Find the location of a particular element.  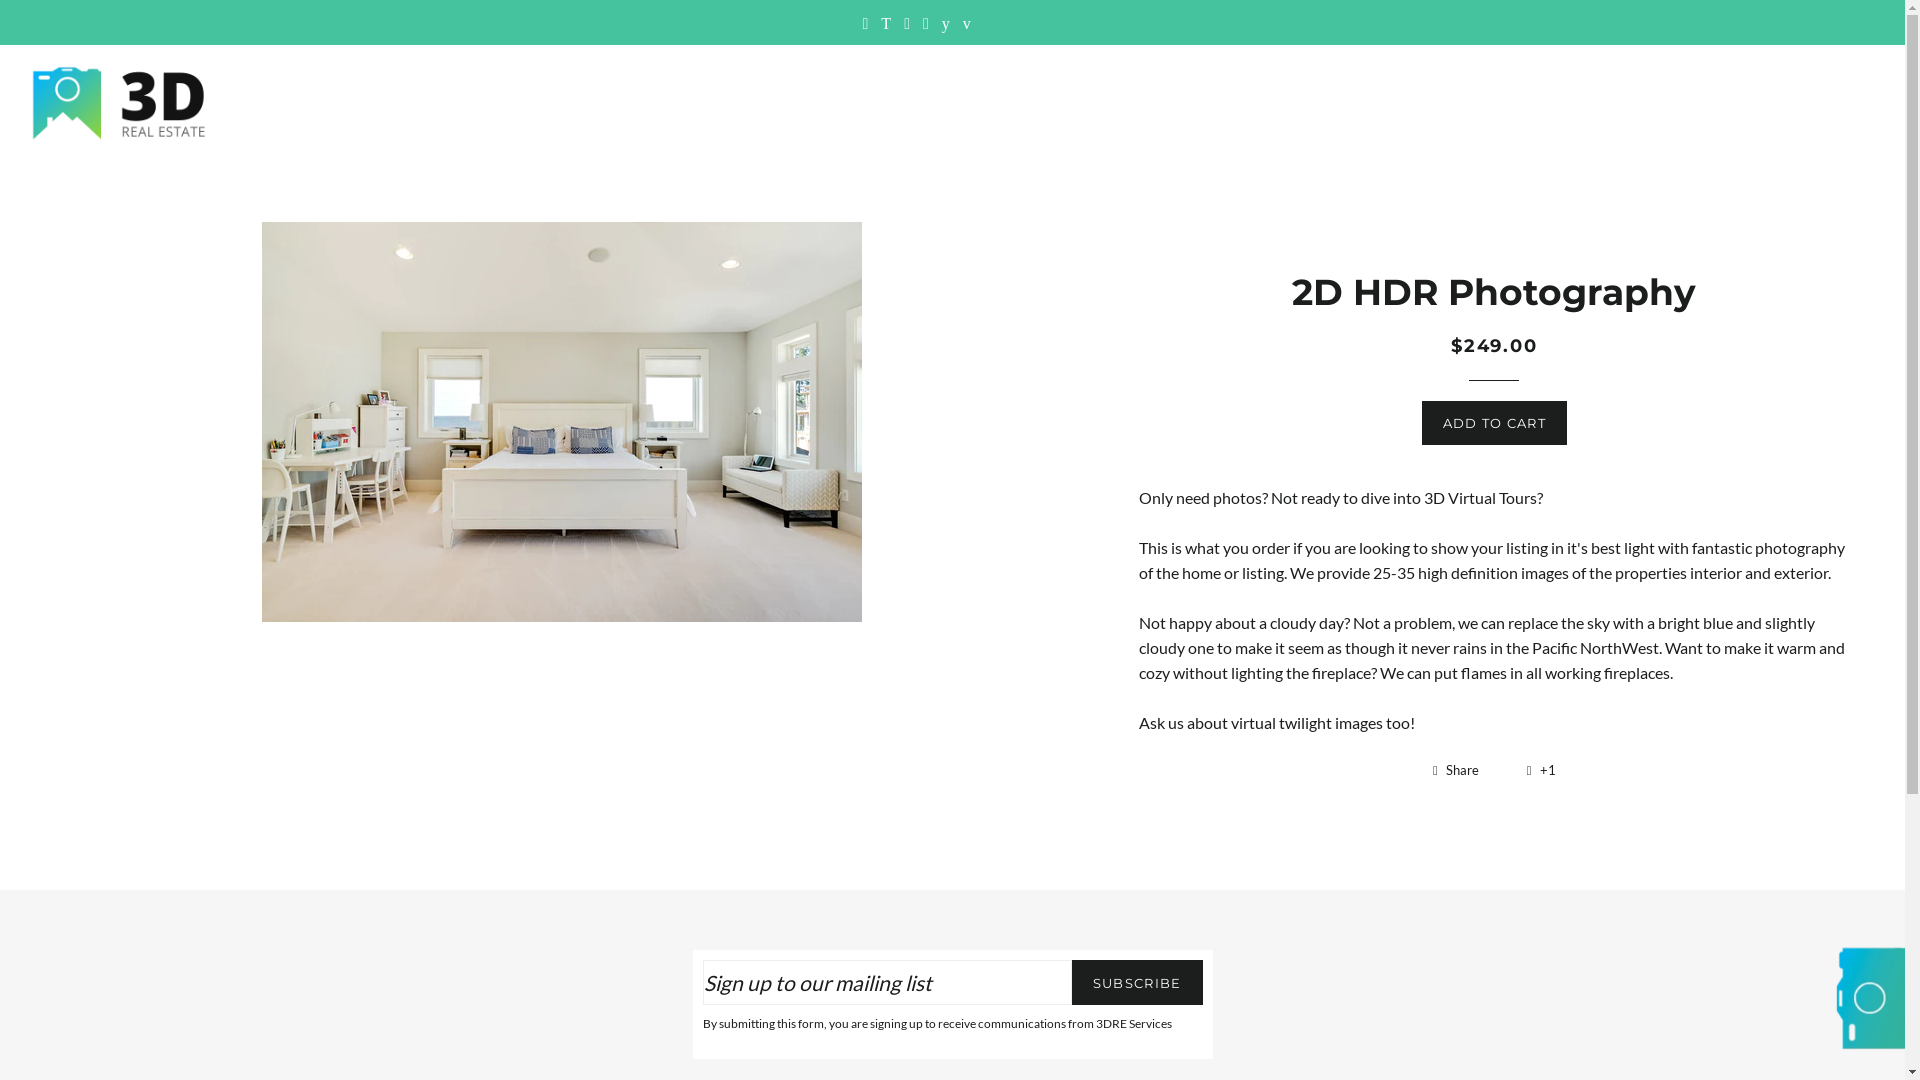

'3DRE Services on Facebook' is located at coordinates (864, 22).